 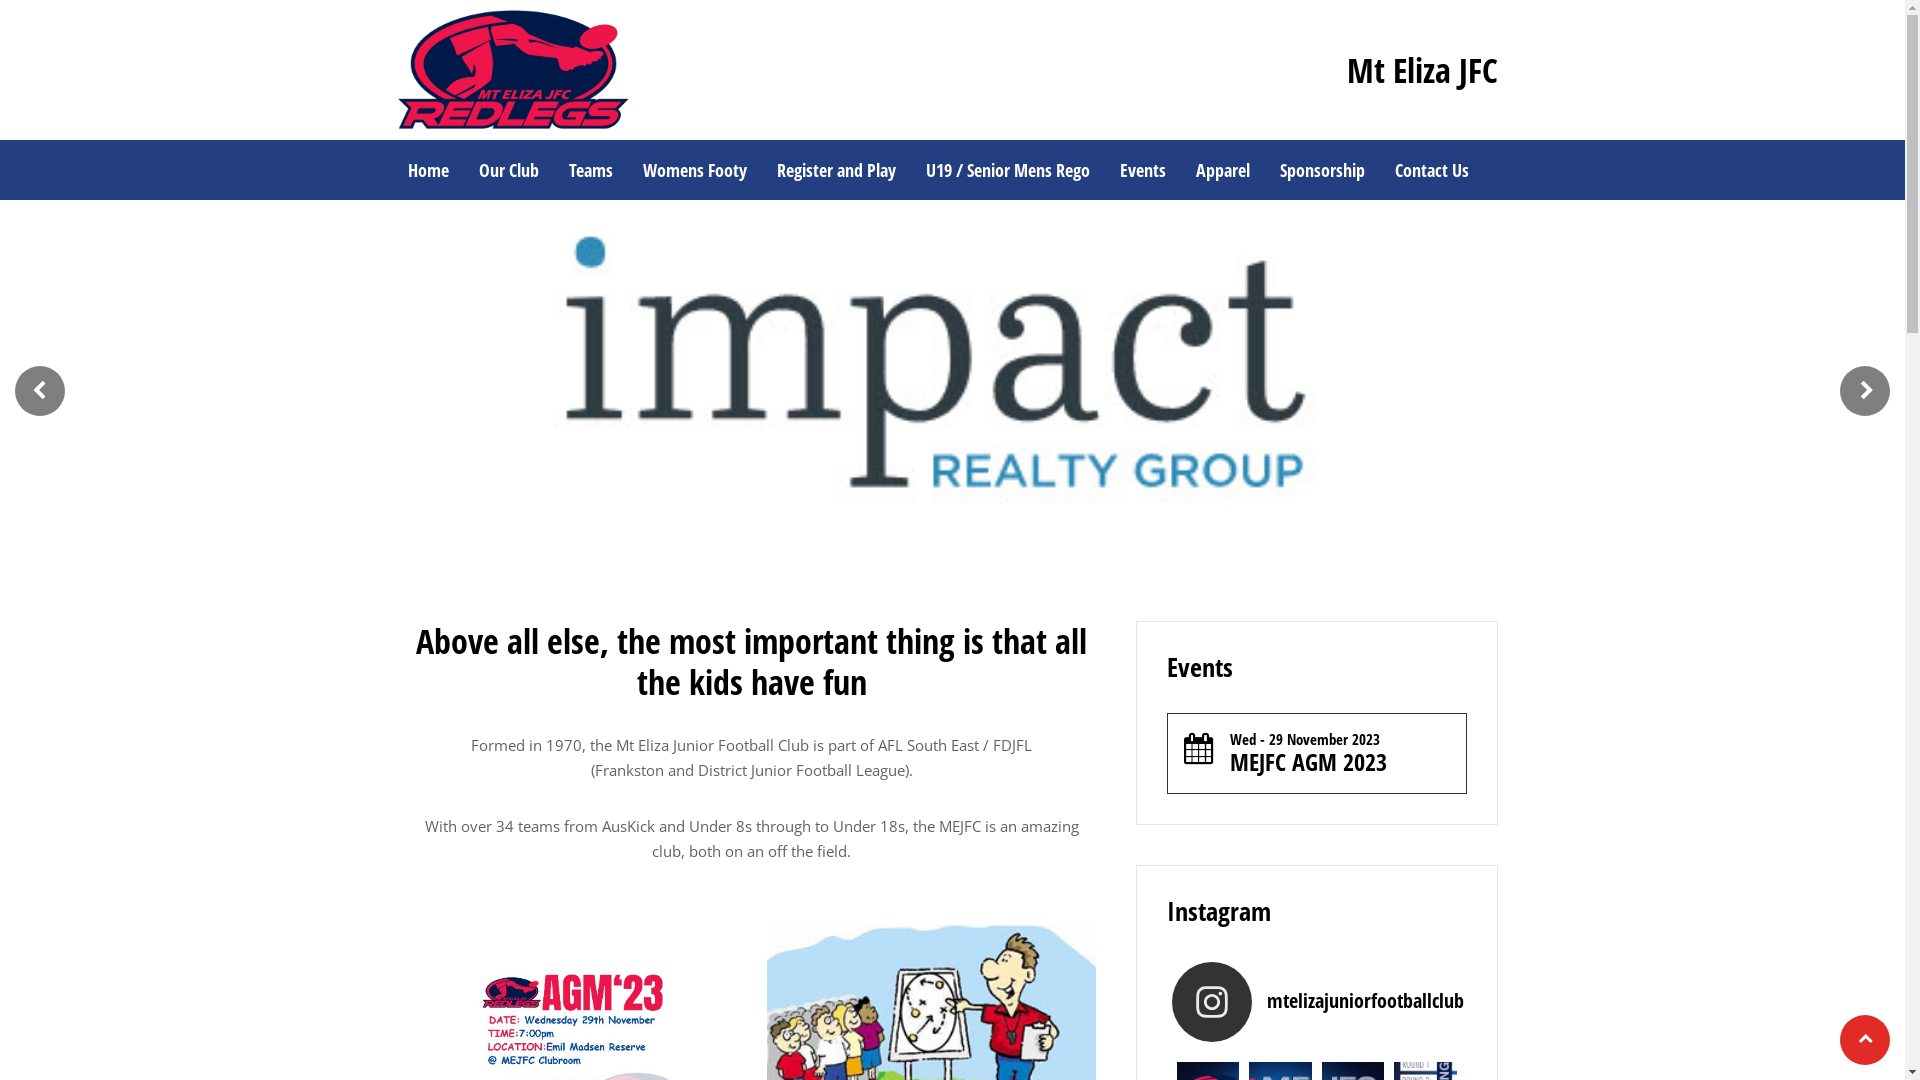 I want to click on 'U19 / Senior Mens Rego', so click(x=1007, y=168).